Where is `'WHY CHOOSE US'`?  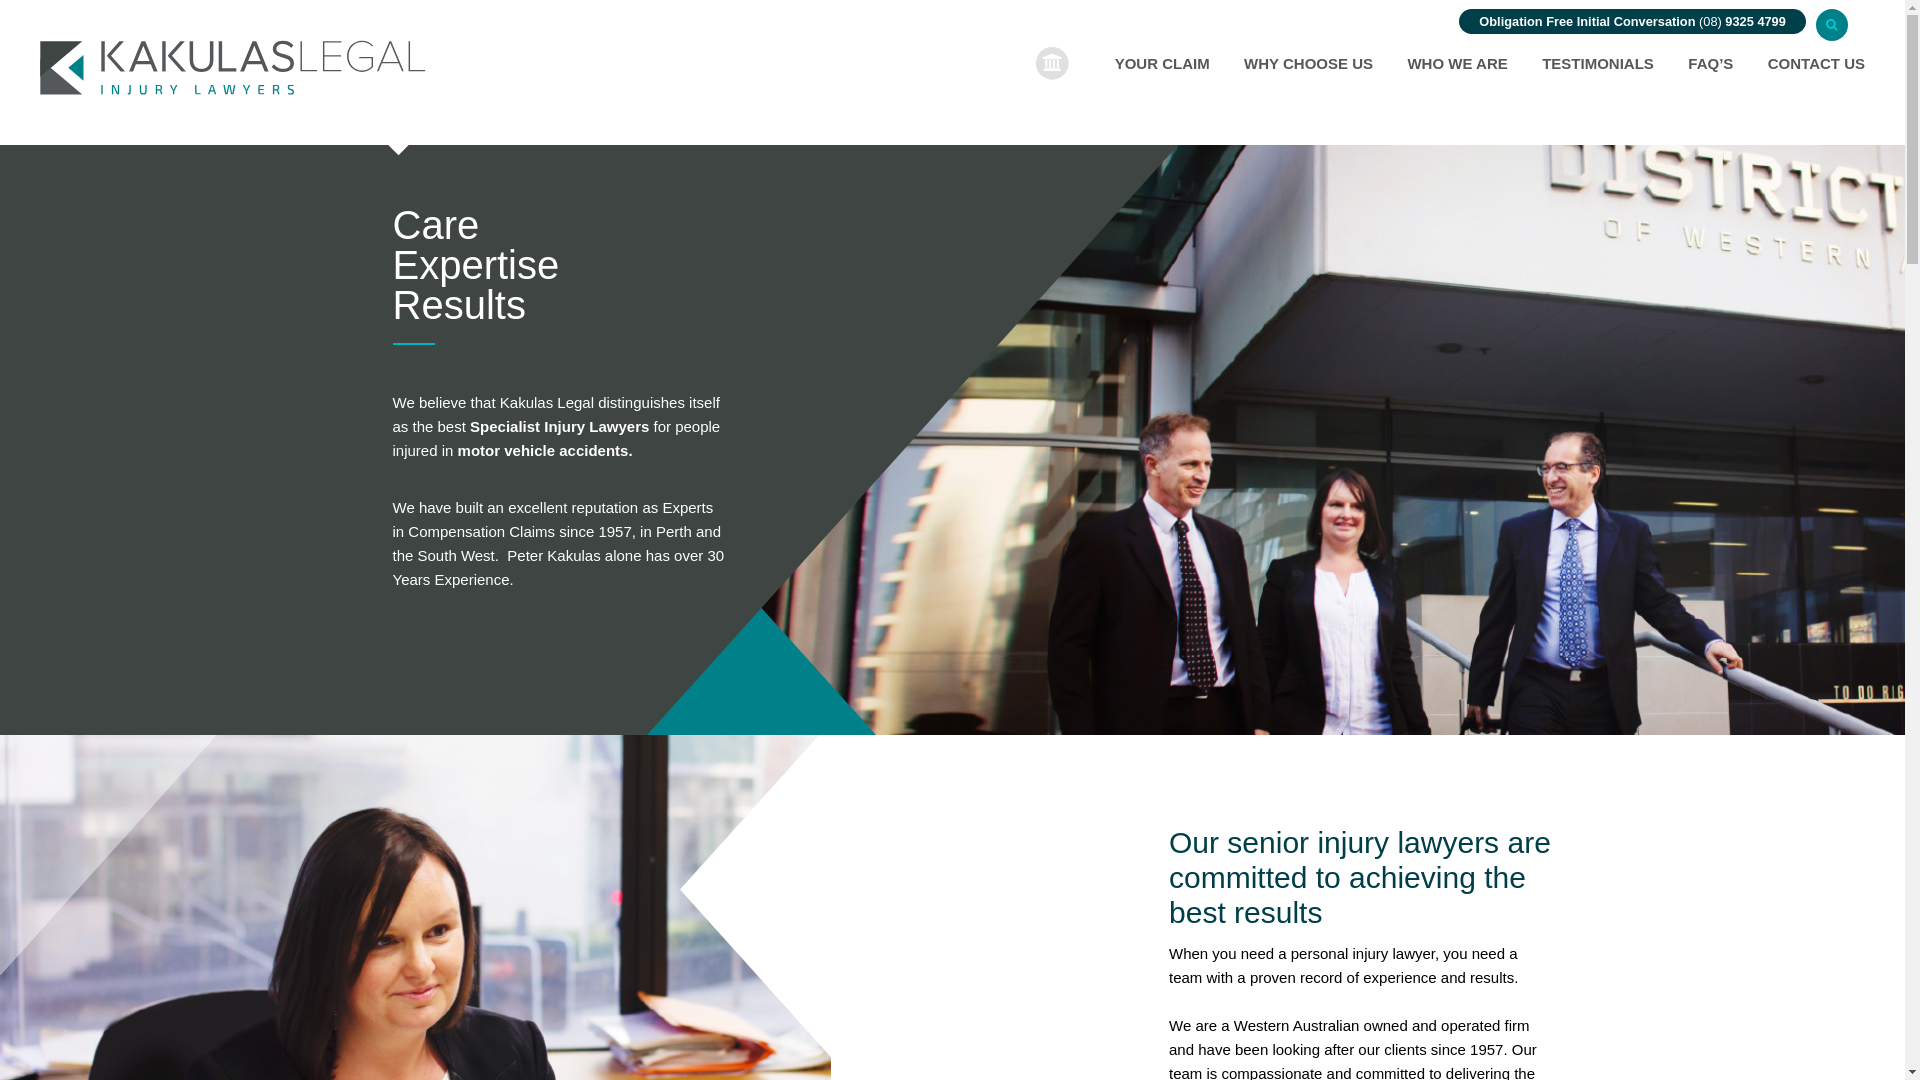 'WHY CHOOSE US' is located at coordinates (1308, 64).